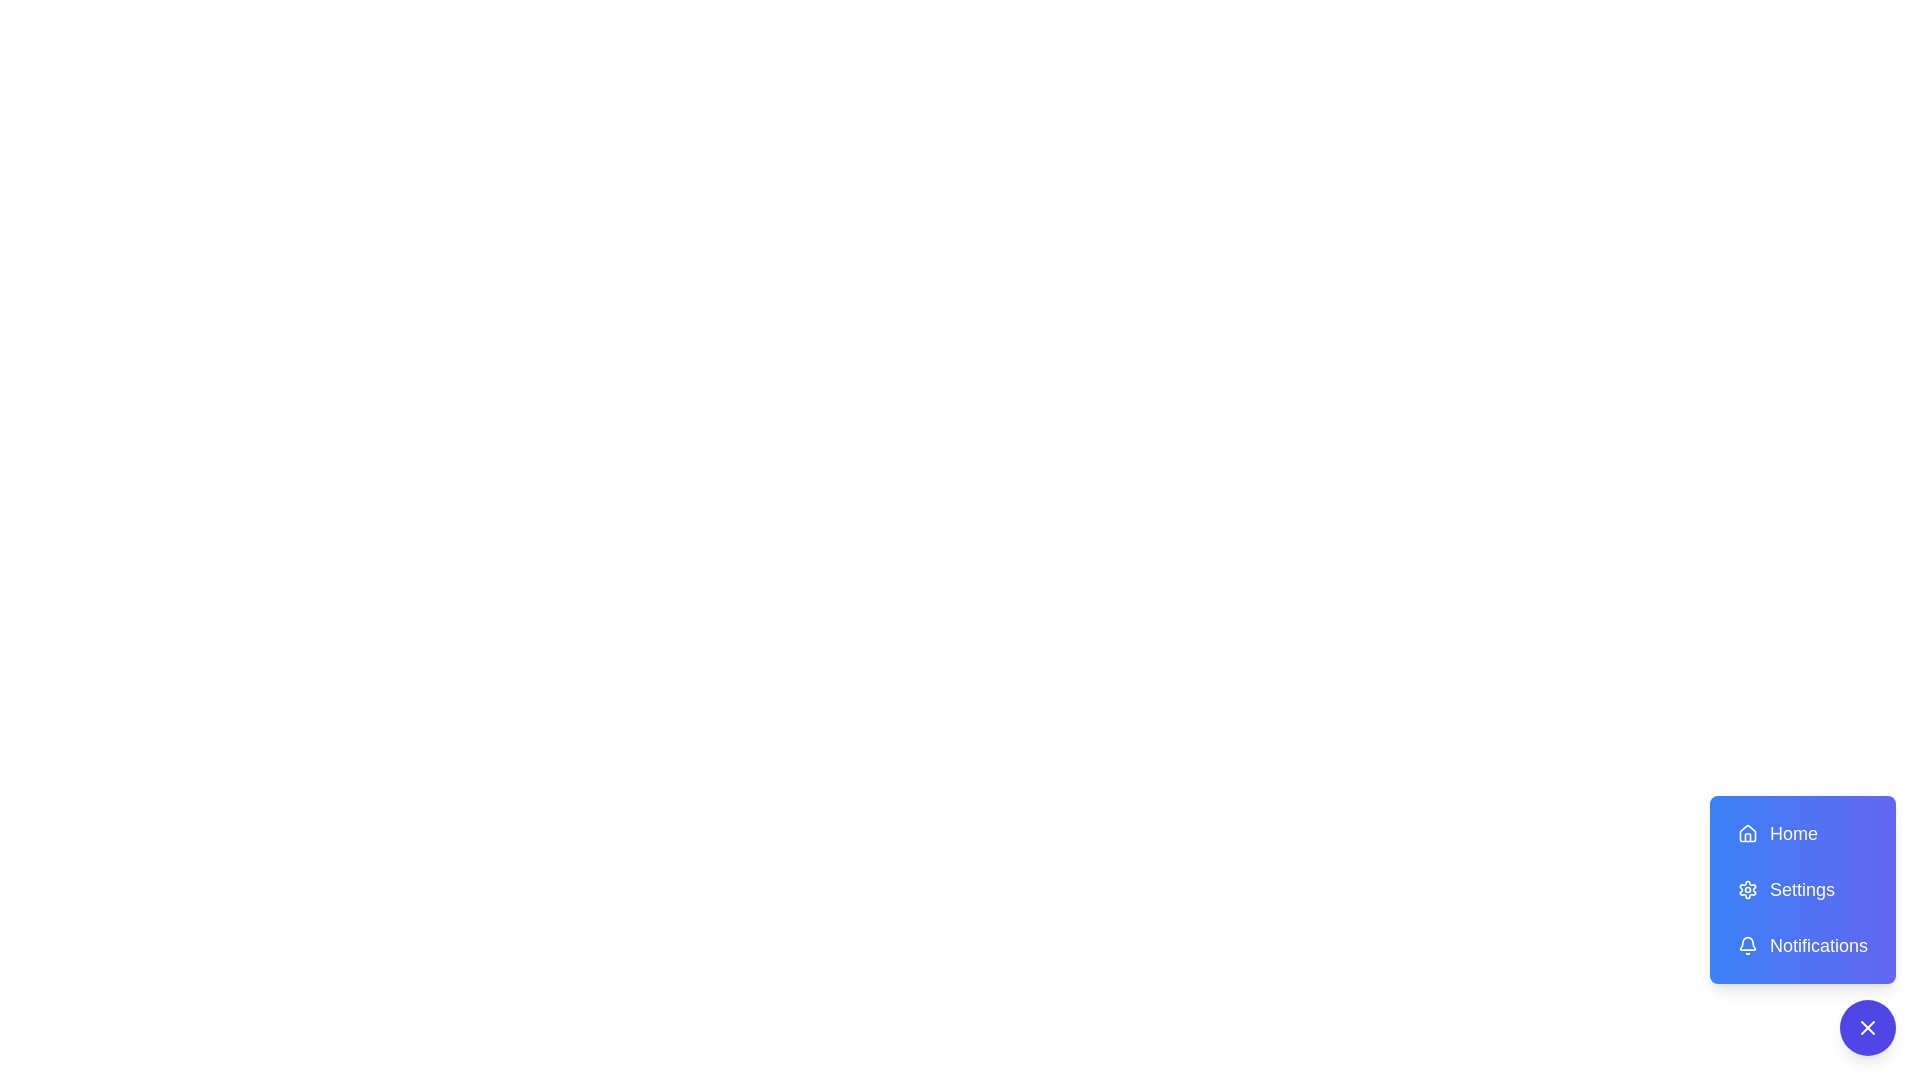 The height and width of the screenshot is (1080, 1920). I want to click on the 'Notifications' label located at the bottom right of the dropdown menu, so click(1819, 945).